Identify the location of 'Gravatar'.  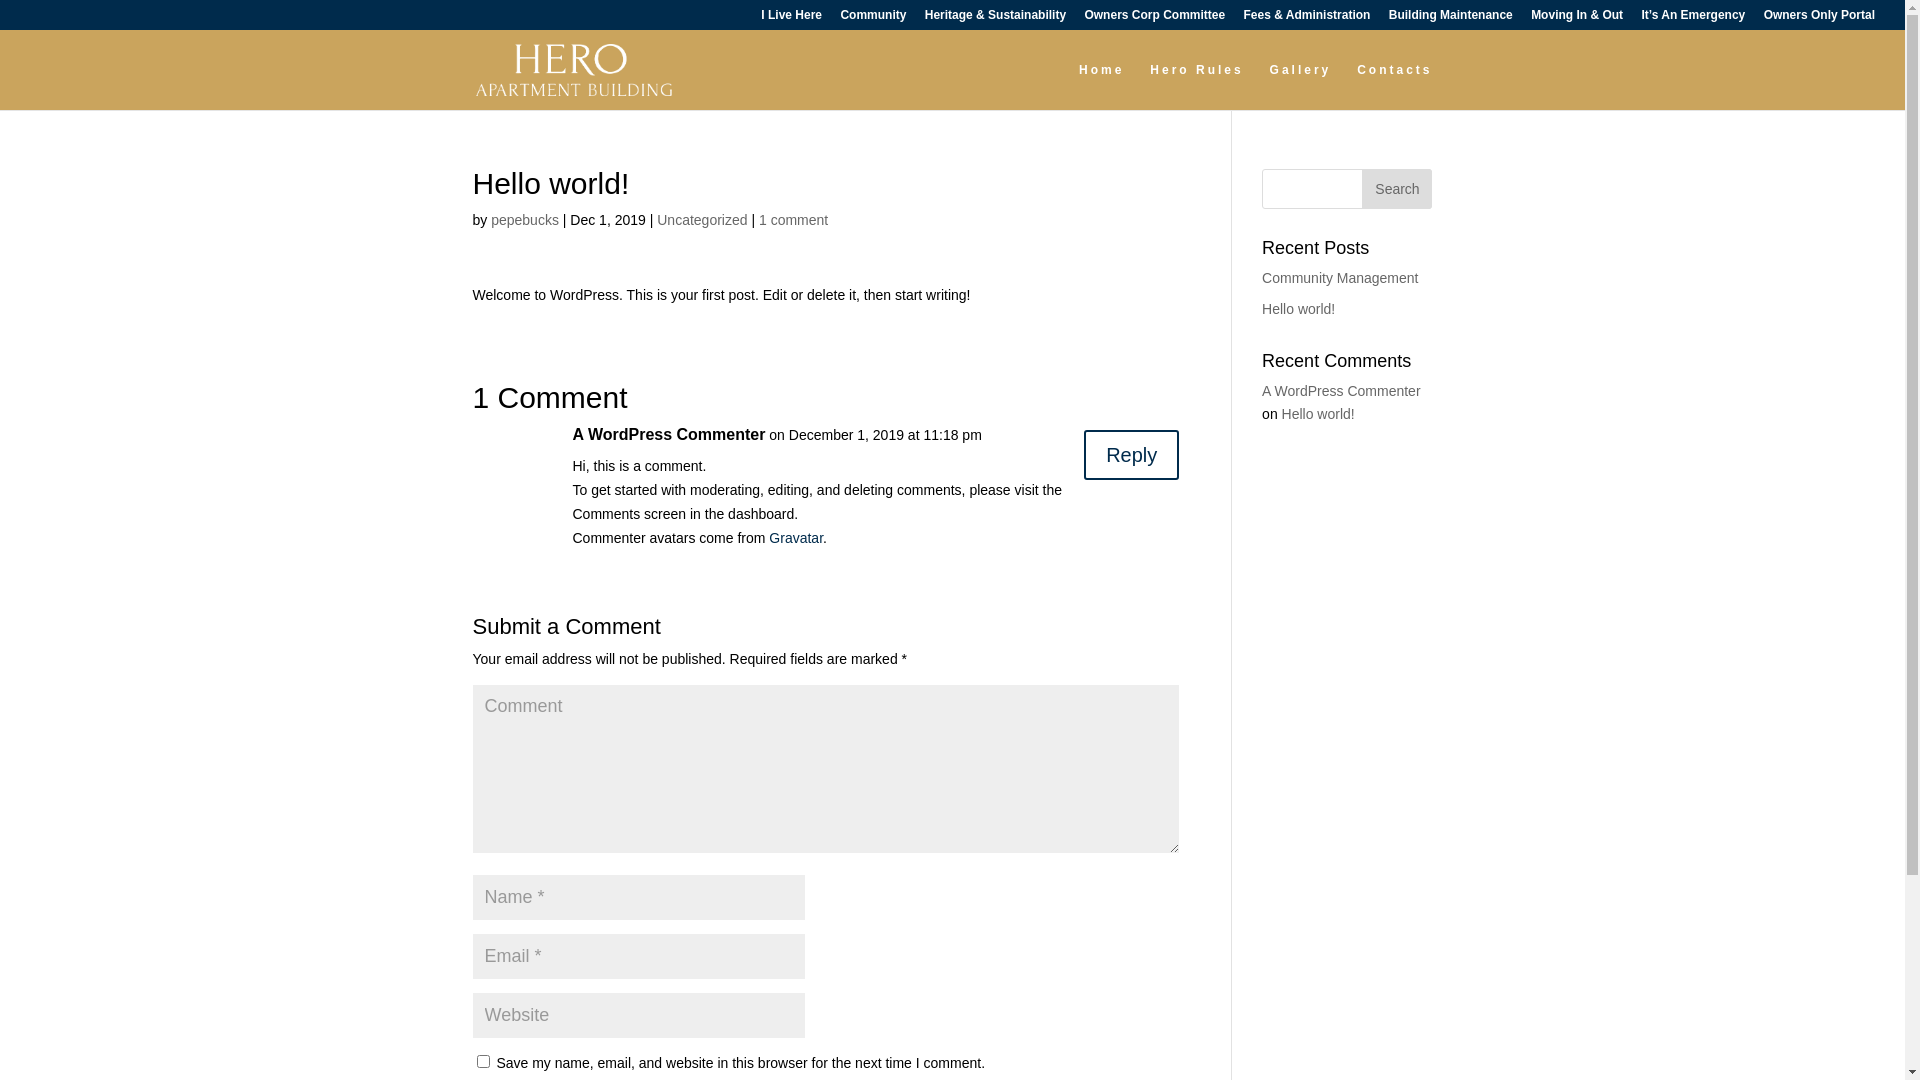
(795, 536).